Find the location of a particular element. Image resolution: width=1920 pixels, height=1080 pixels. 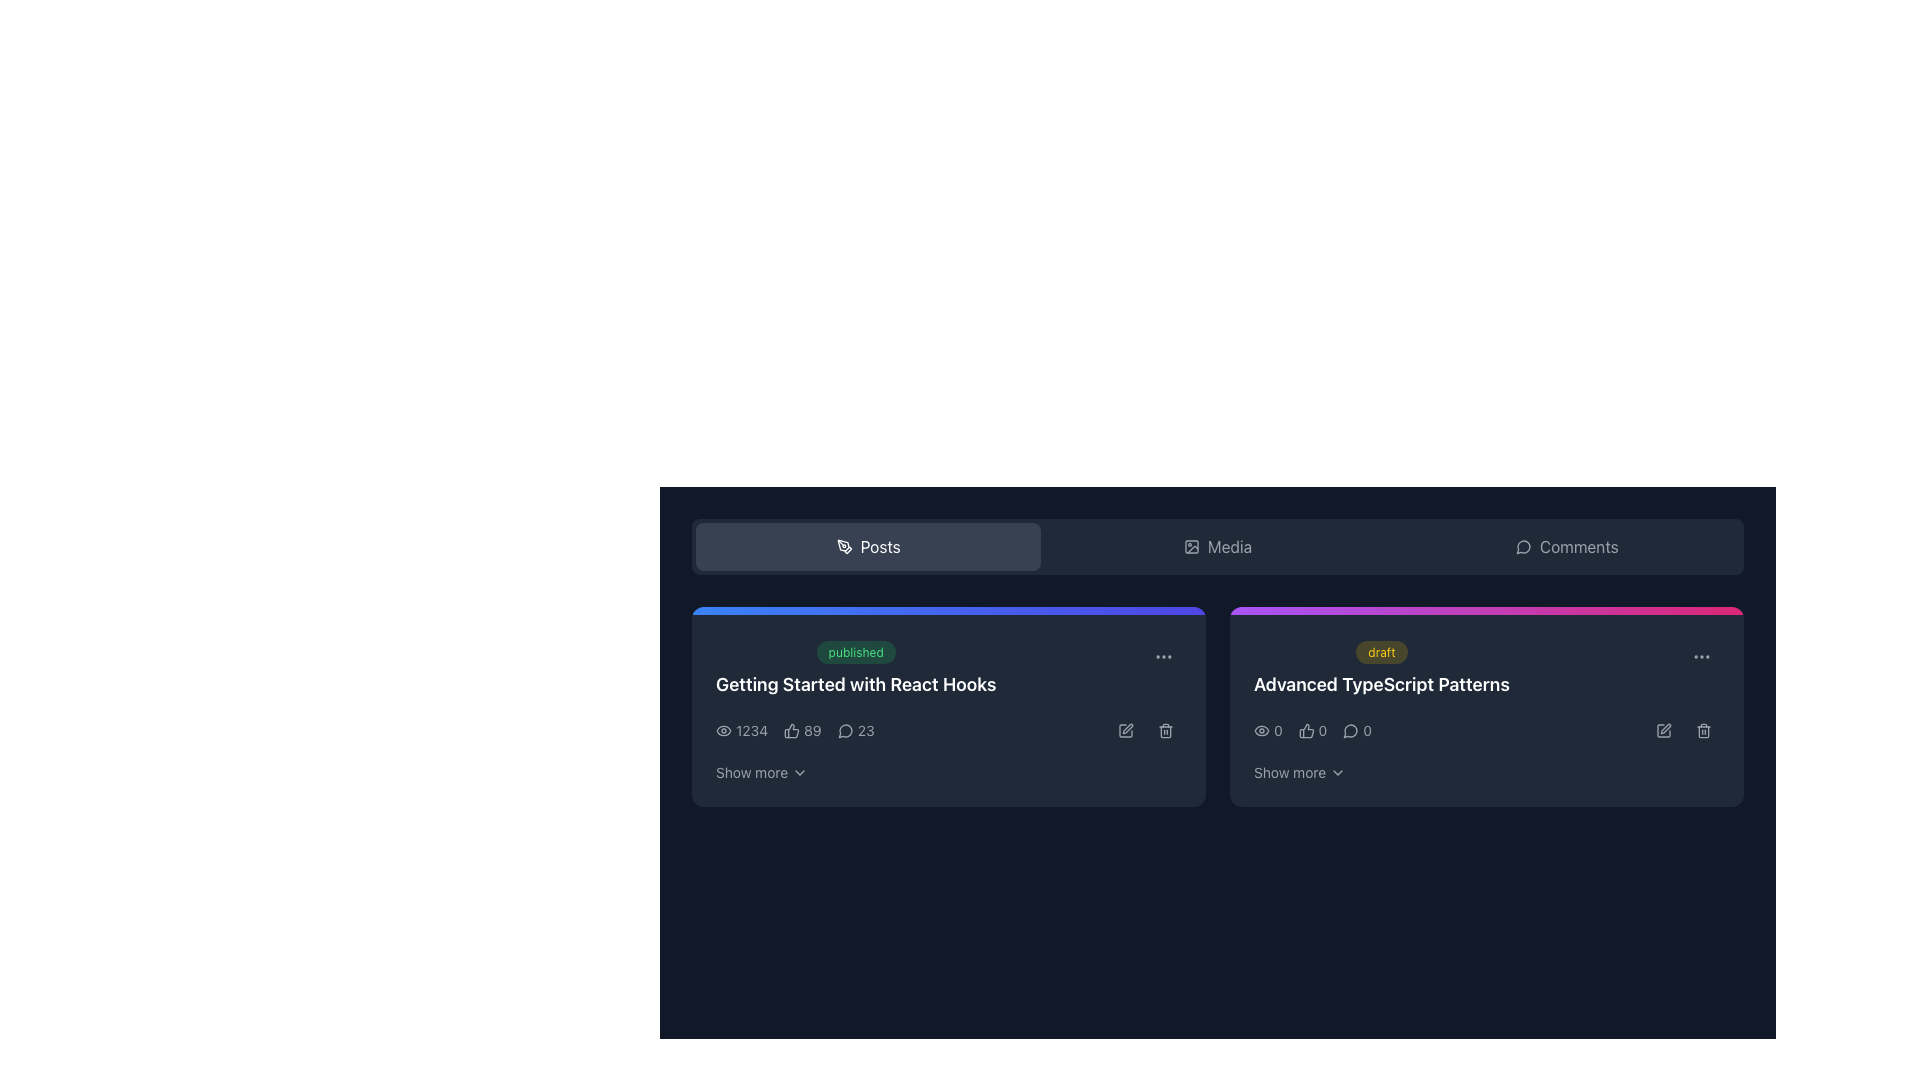

the editing or deleting icons on the first card in the left column of the grid layout, which summarizes the post titled 'Getting Started with React Hooks.' is located at coordinates (948, 705).